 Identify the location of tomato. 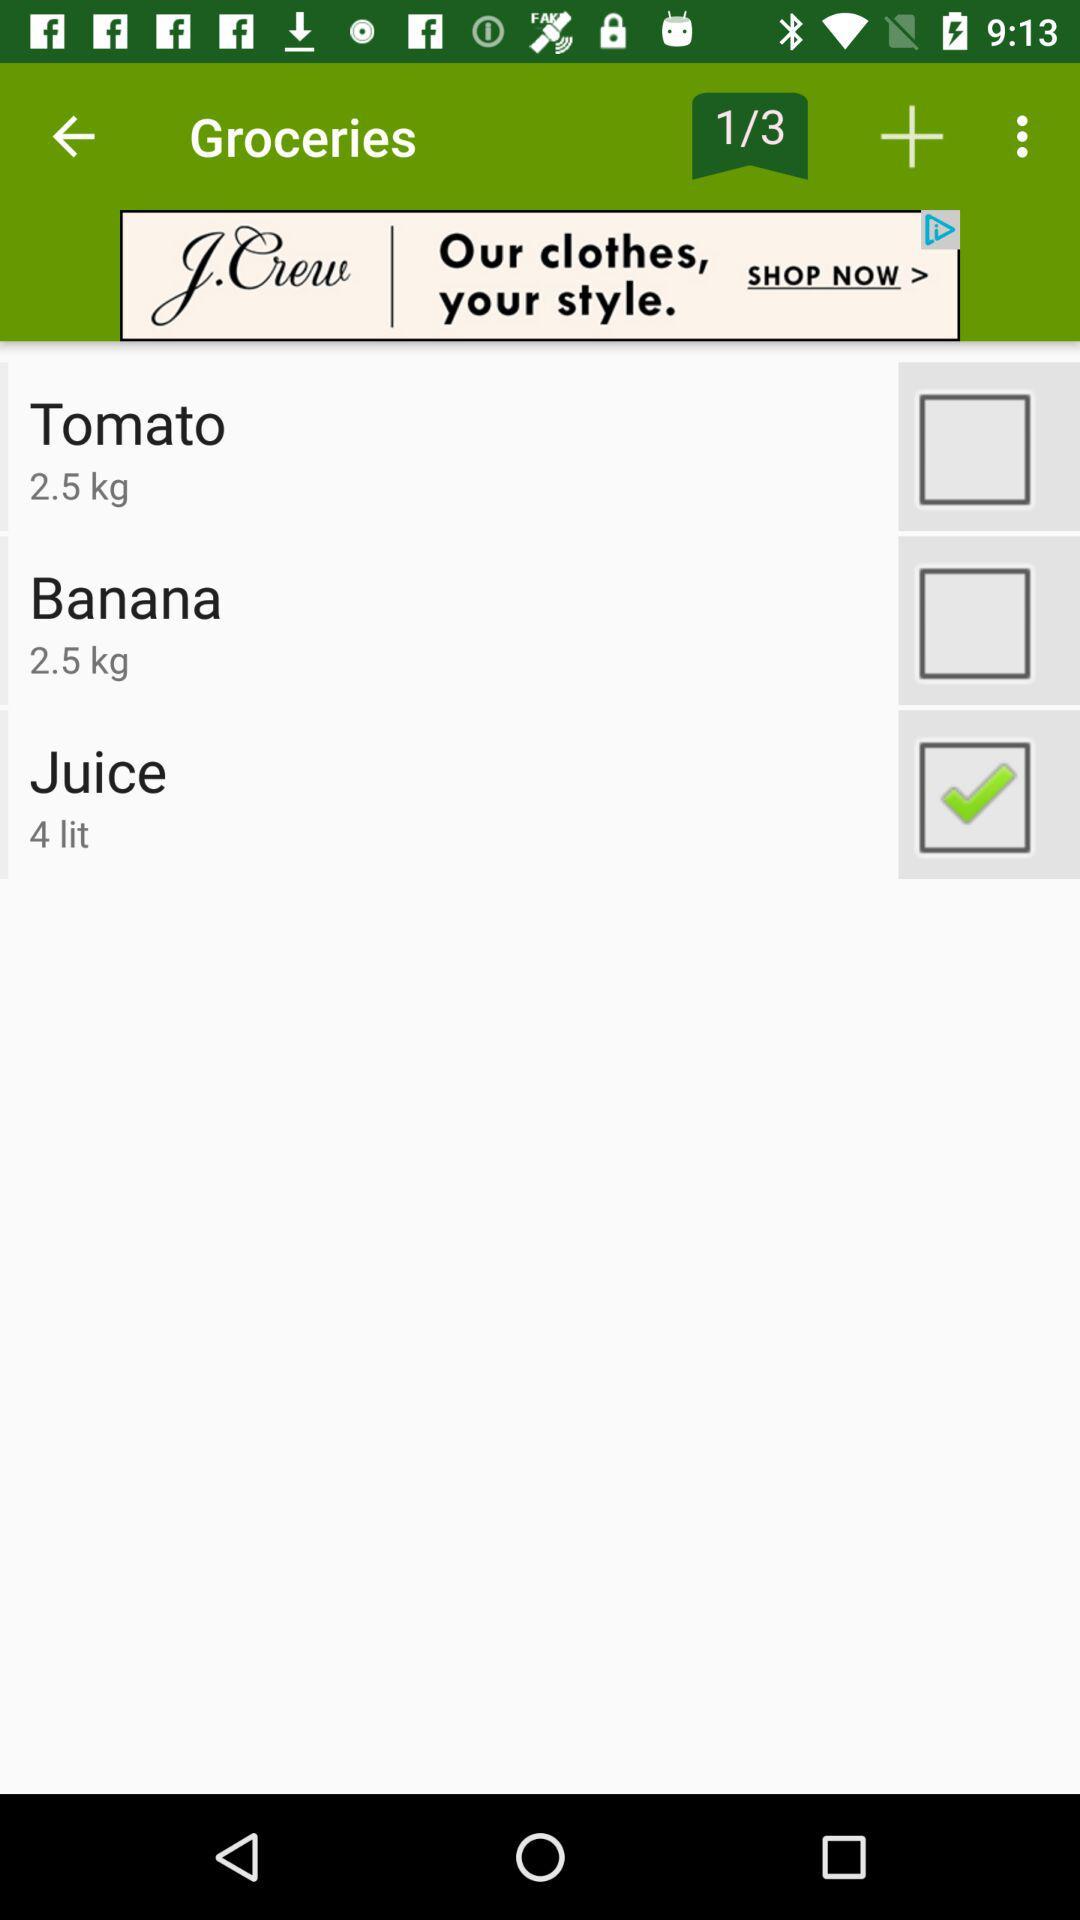
(988, 445).